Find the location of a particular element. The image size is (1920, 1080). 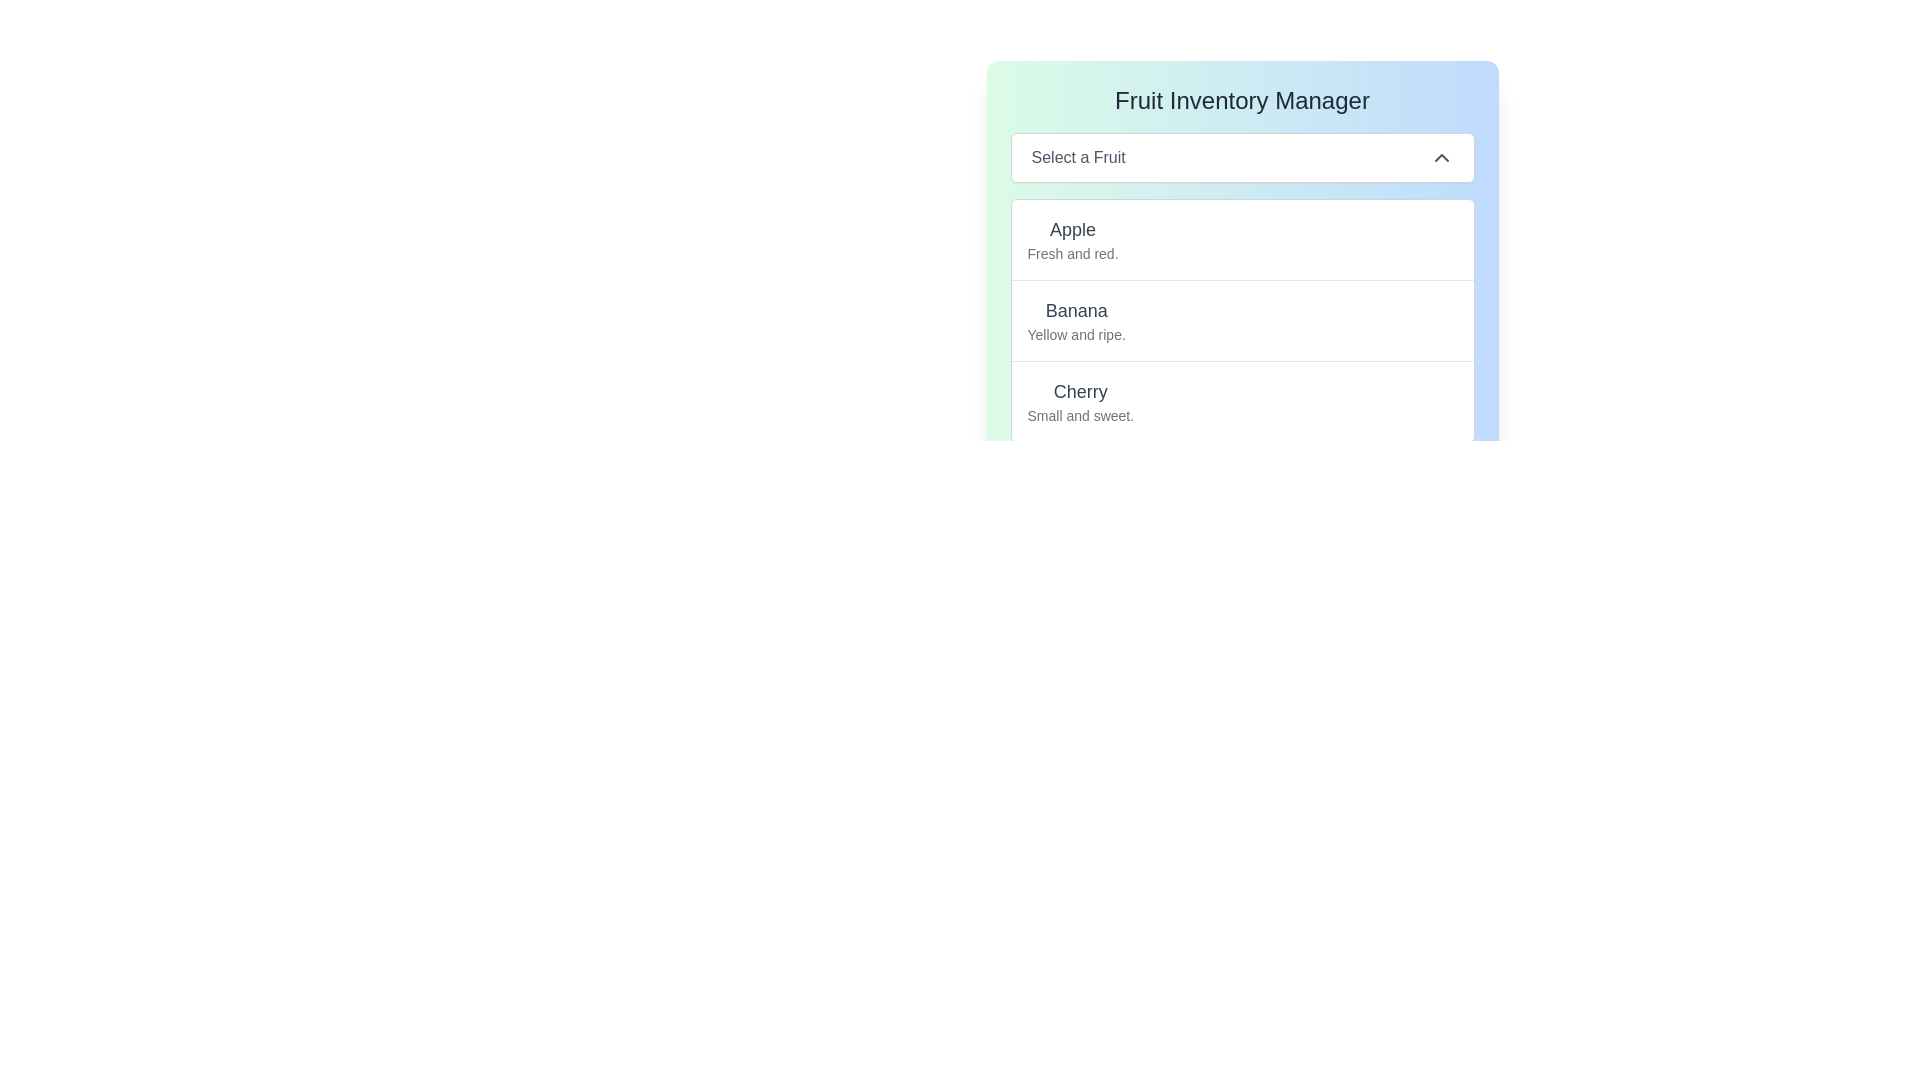

instruction provided by the label text in the dropdown field for selecting a fruit, which is centrally aligned and positioned below the header 'Fruit Inventory Manager' is located at coordinates (1077, 157).